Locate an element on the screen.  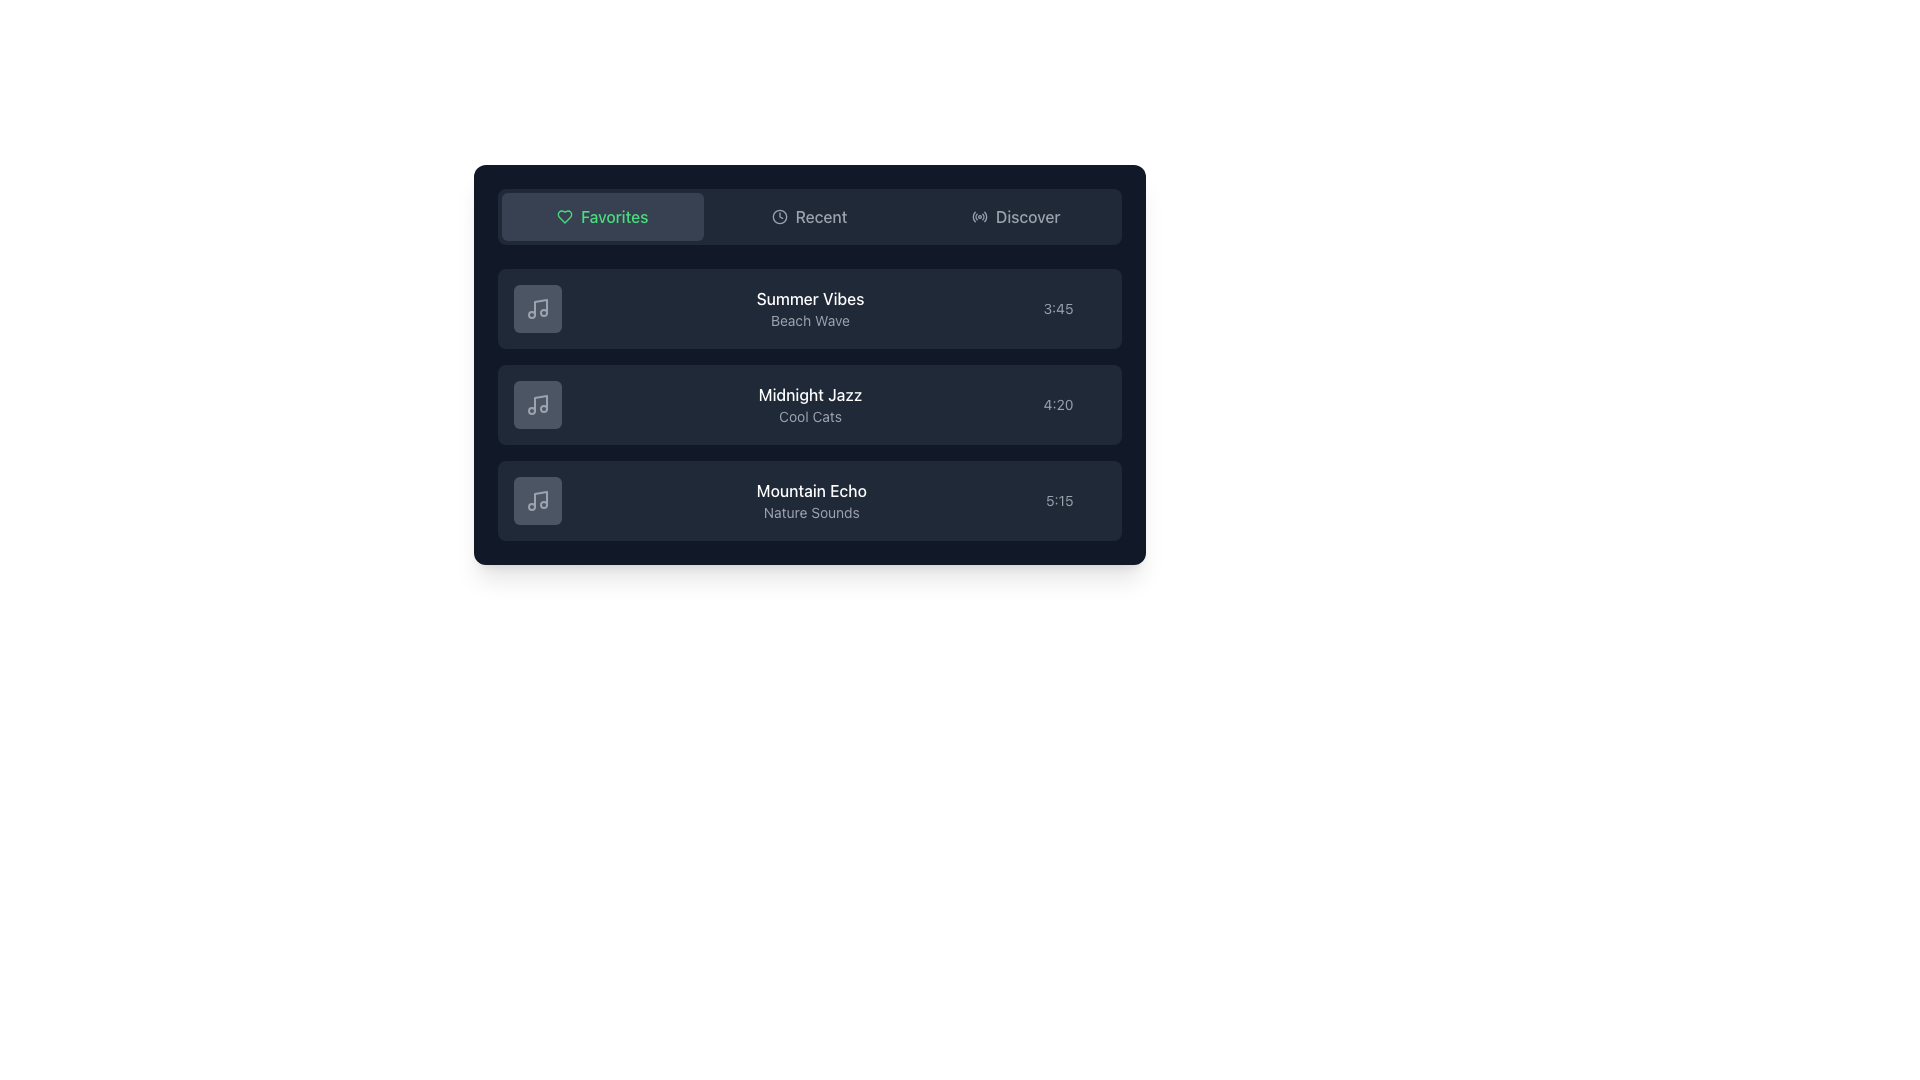
the action button located in the bottom row of the list next to the time '5:15', associated with the title 'Mountain Echo' and subtitle 'Nature Sounds' is located at coordinates (1096, 500).